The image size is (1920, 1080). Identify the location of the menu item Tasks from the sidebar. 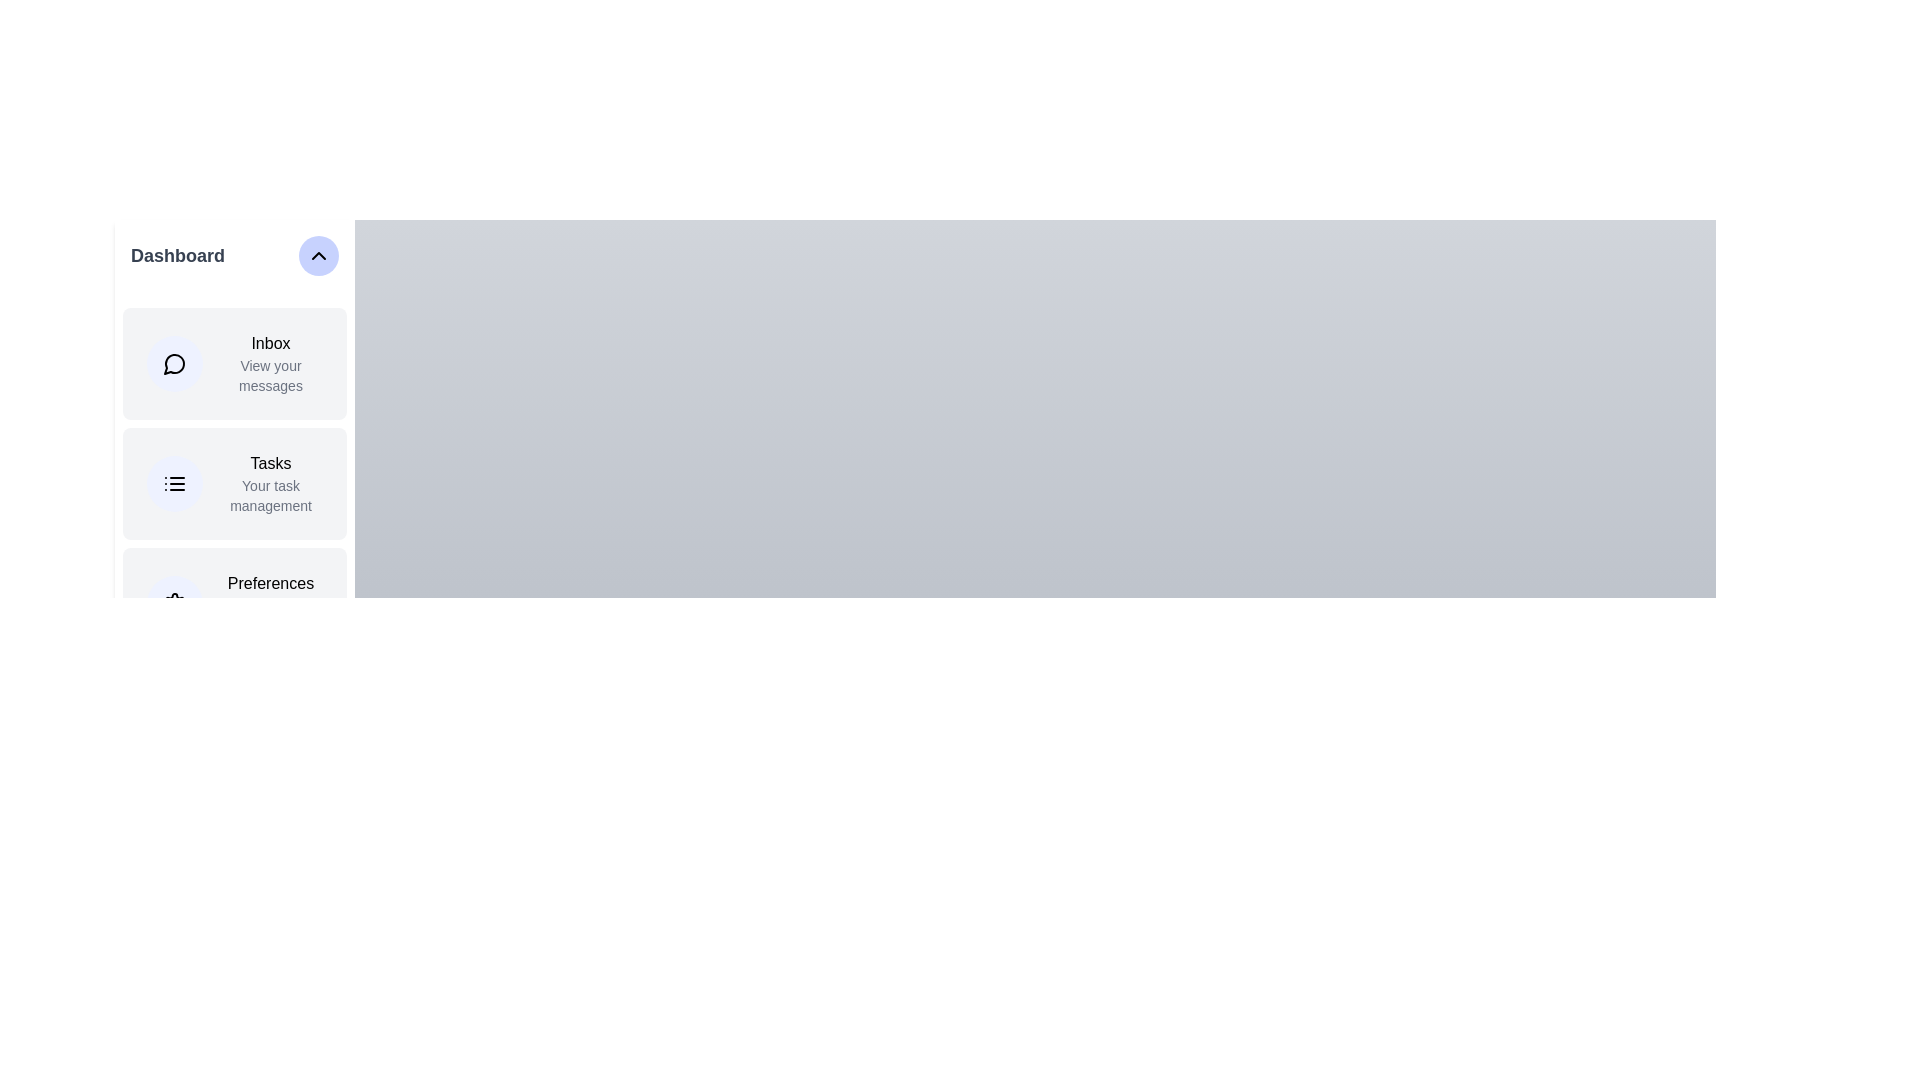
(235, 483).